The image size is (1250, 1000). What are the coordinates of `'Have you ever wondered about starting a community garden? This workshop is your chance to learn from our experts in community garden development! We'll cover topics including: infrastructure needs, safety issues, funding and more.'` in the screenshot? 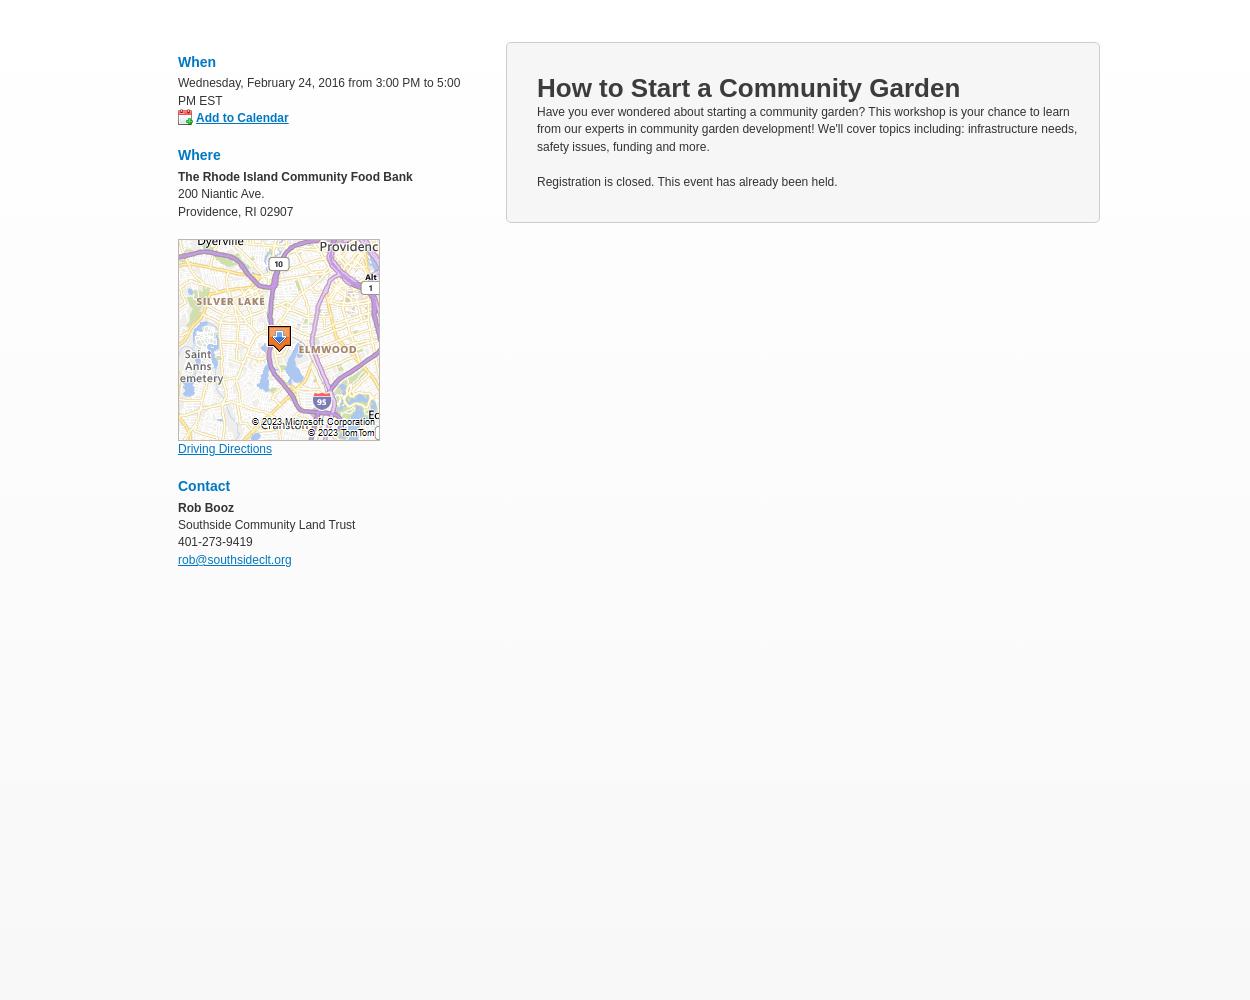 It's located at (806, 129).